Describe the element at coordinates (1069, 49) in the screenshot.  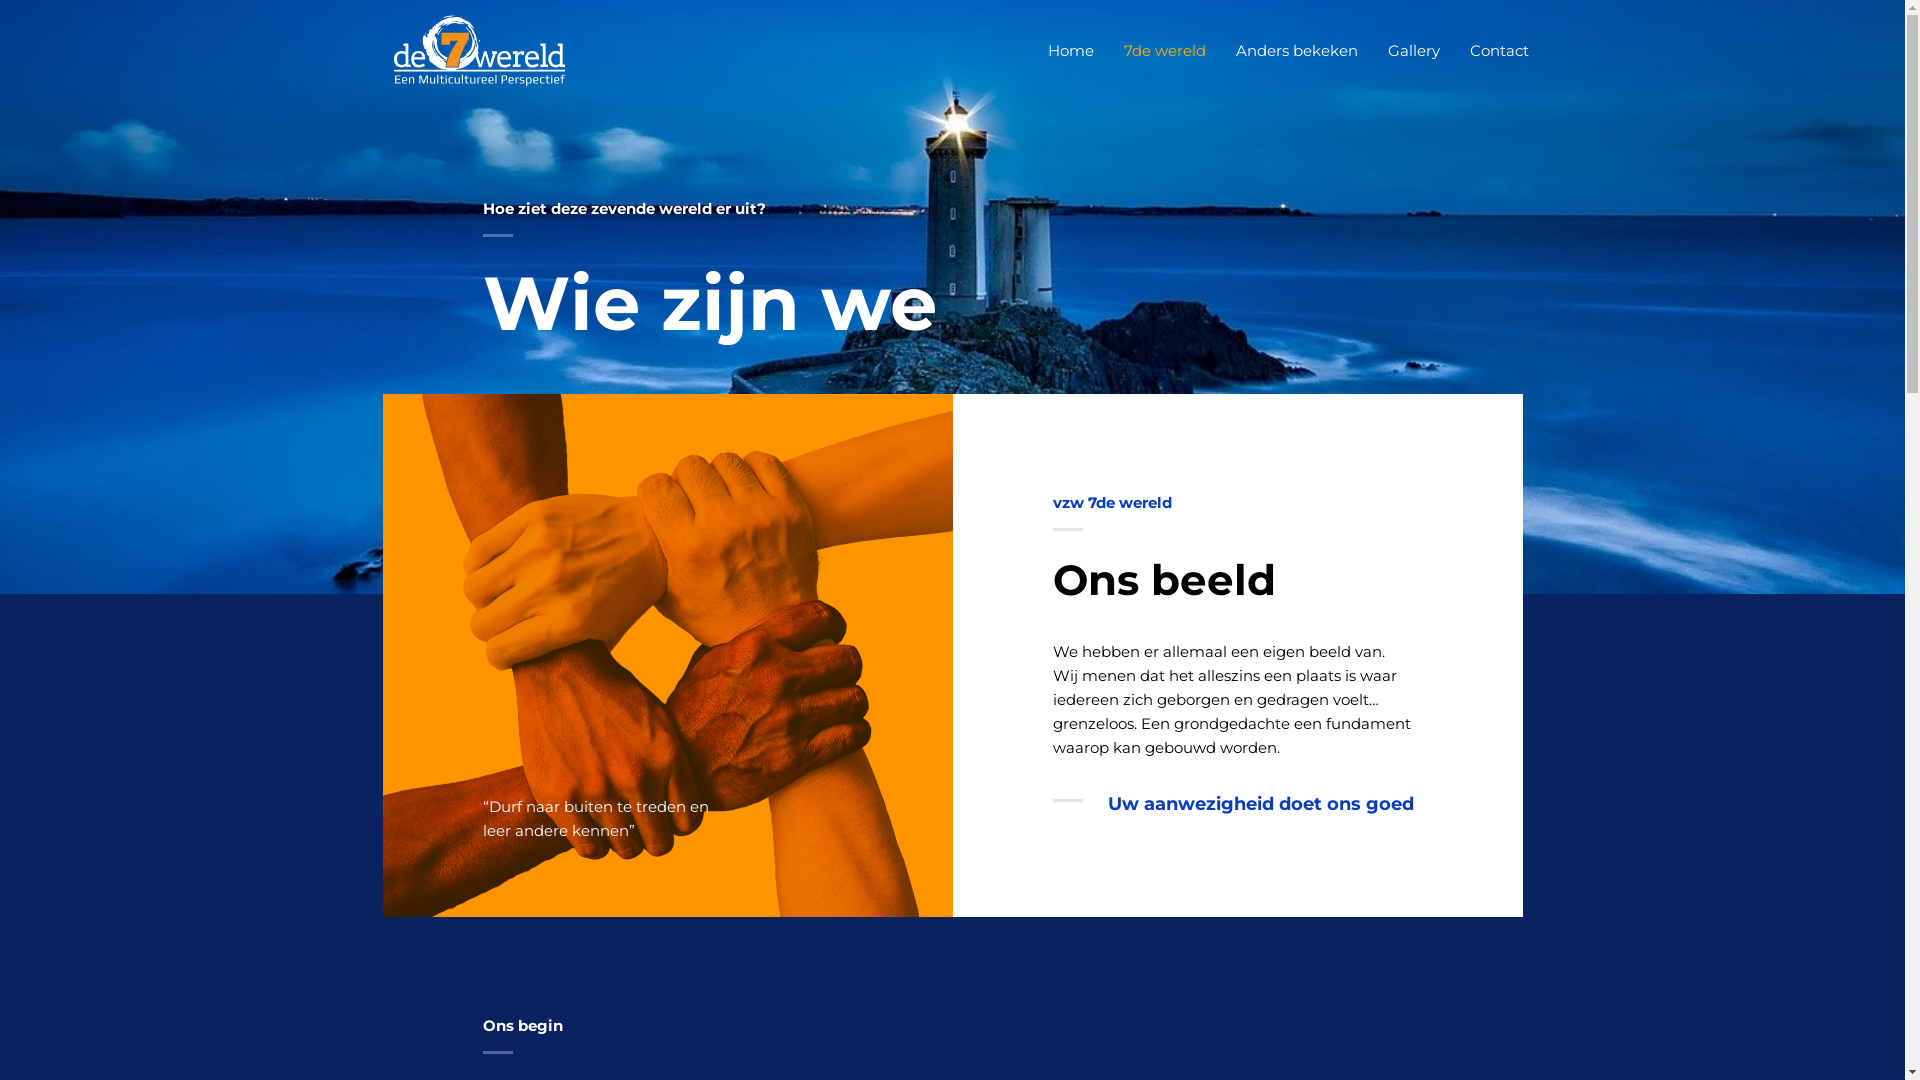
I see `'Home'` at that location.